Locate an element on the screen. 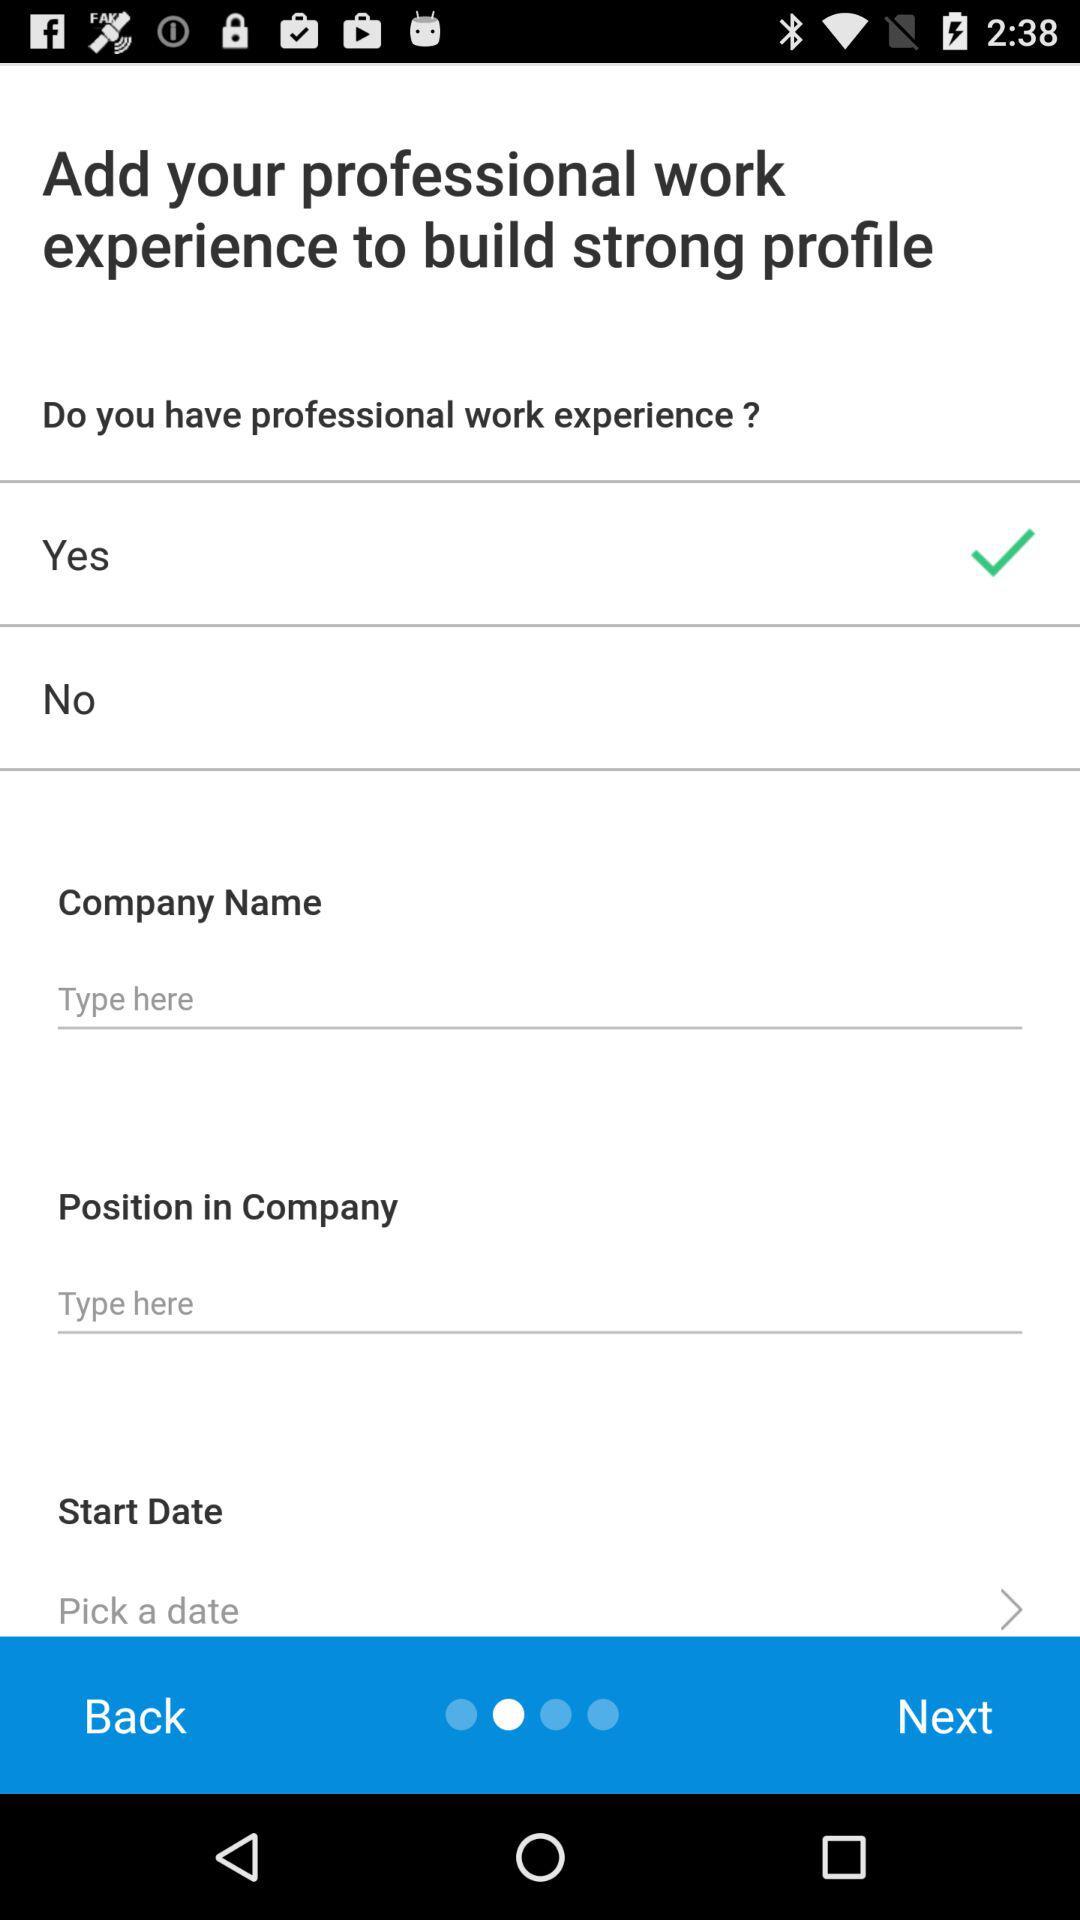 The height and width of the screenshot is (1920, 1080). no icon is located at coordinates (540, 697).